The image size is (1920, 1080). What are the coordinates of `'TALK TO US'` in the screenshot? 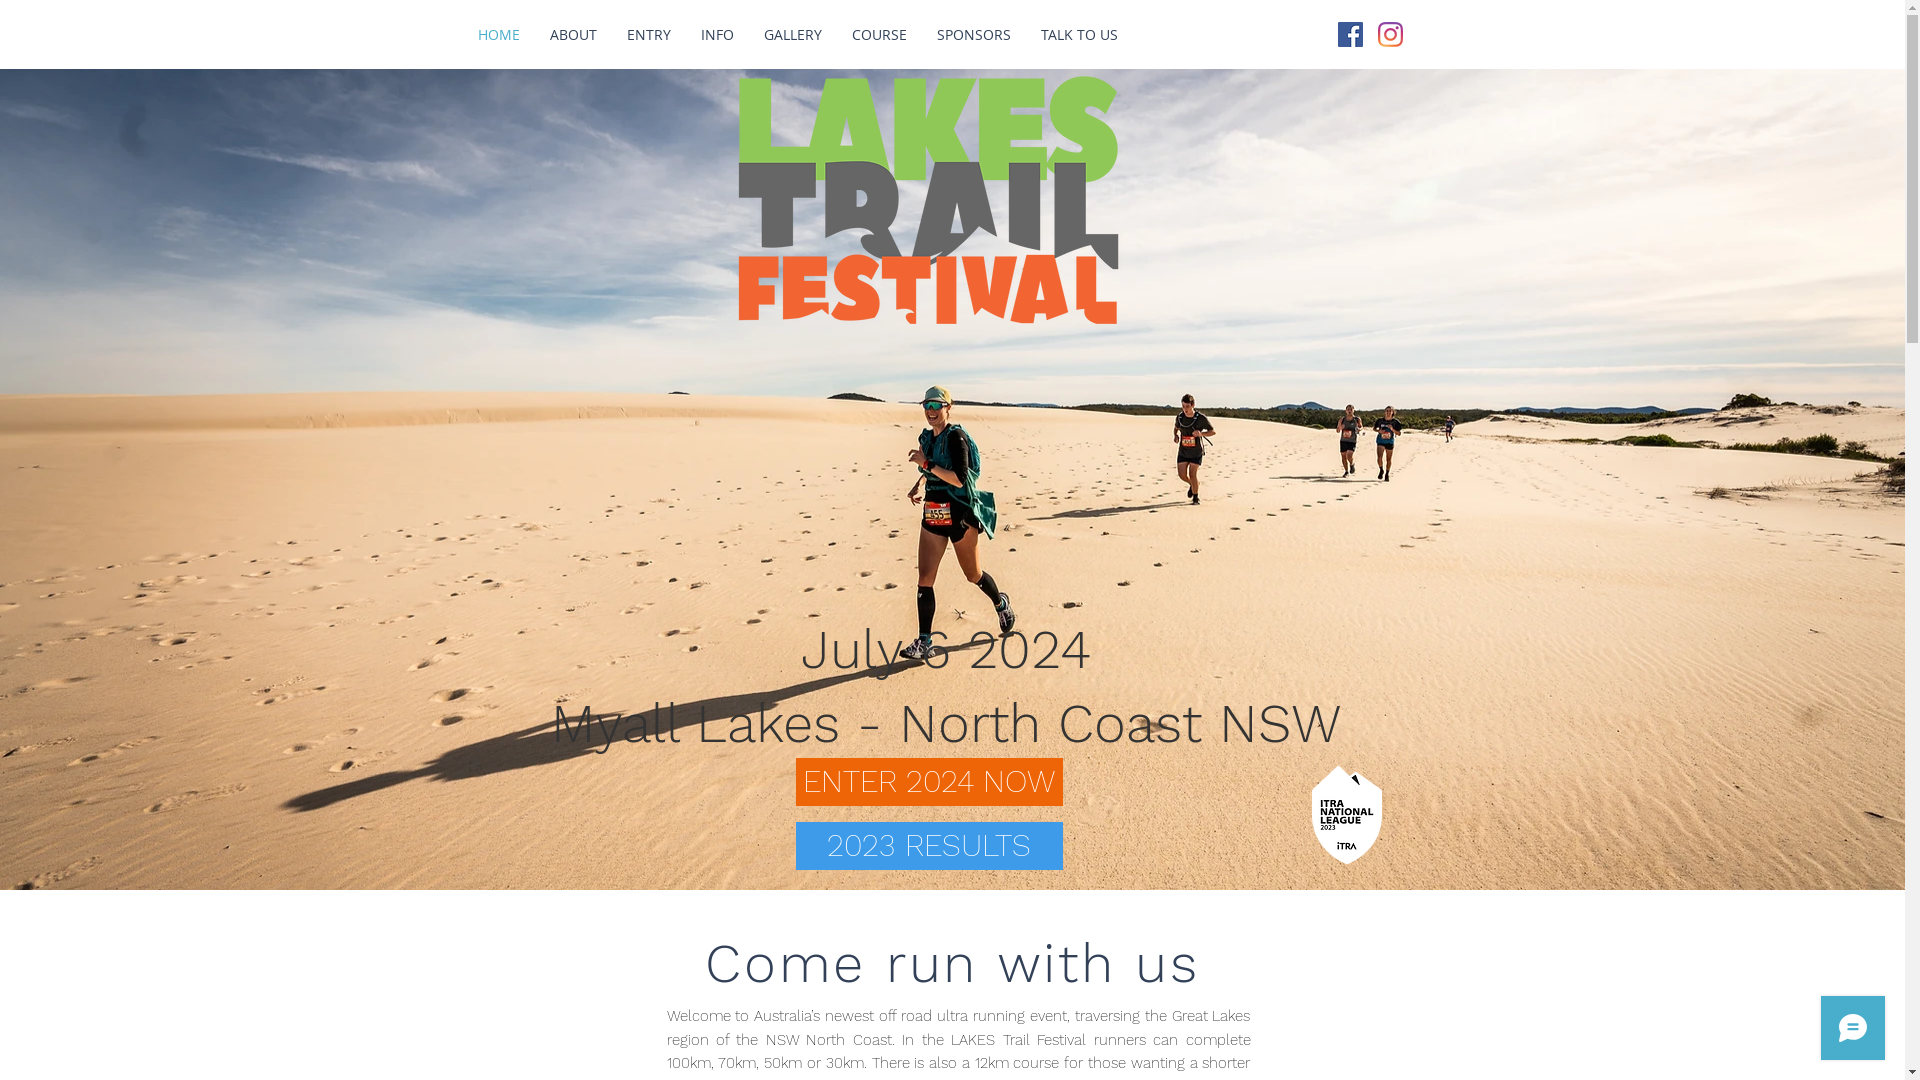 It's located at (1078, 34).